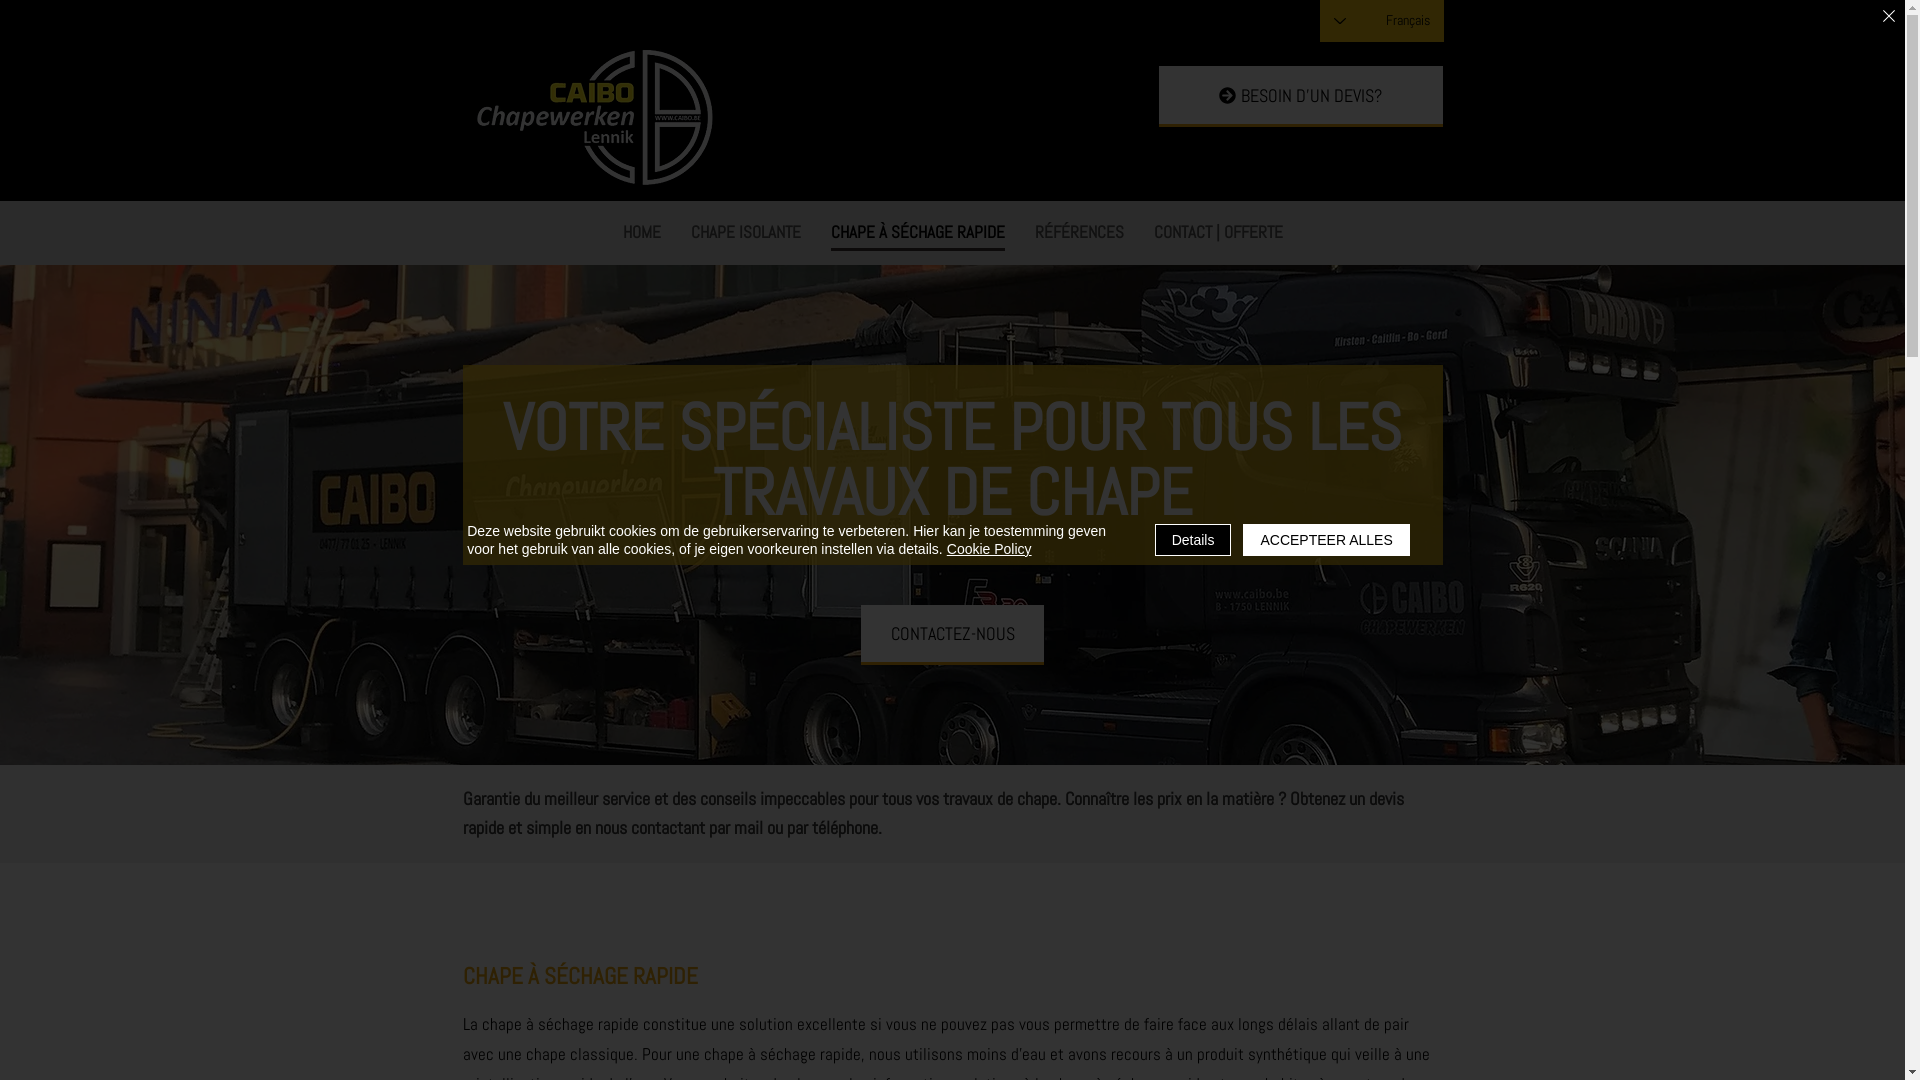 The width and height of the screenshot is (1920, 1080). I want to click on 'CONTACTEZ-NOUS', so click(950, 635).